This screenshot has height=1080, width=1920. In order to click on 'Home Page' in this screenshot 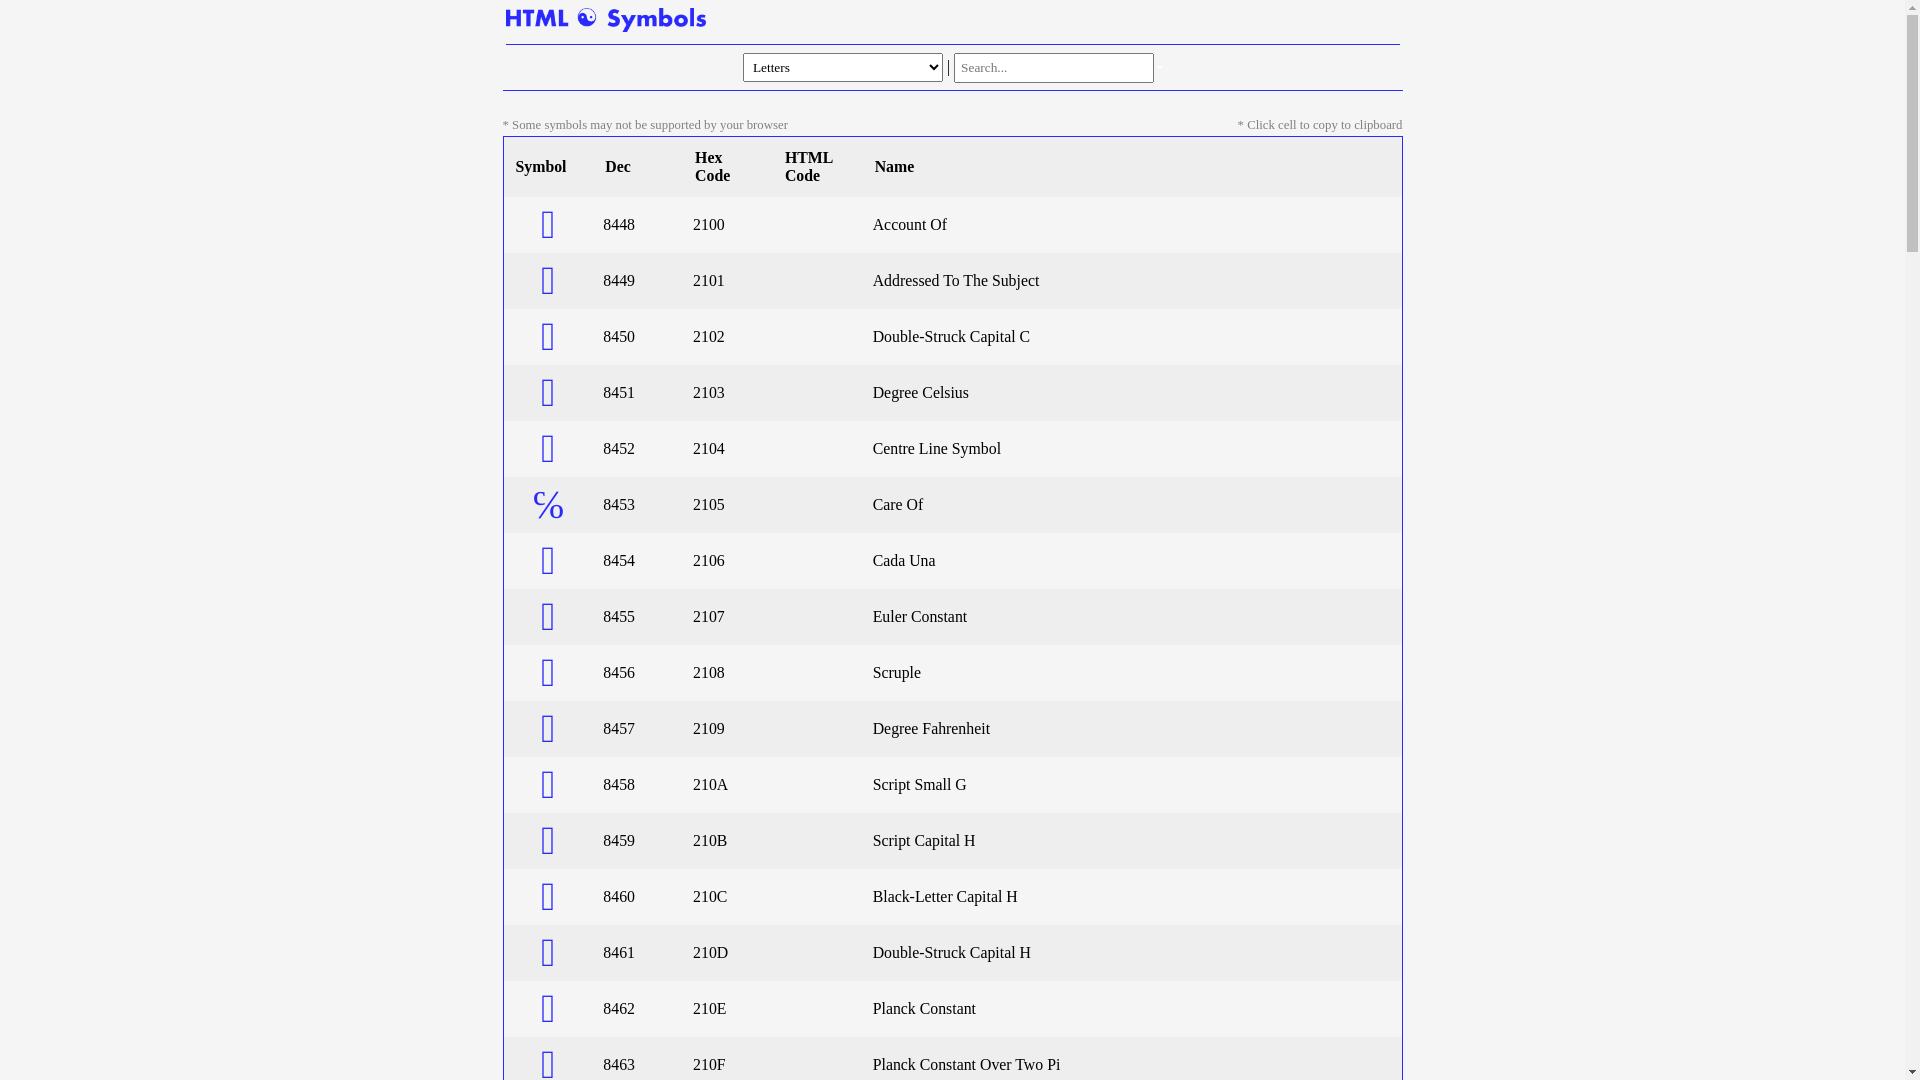, I will do `click(604, 19)`.